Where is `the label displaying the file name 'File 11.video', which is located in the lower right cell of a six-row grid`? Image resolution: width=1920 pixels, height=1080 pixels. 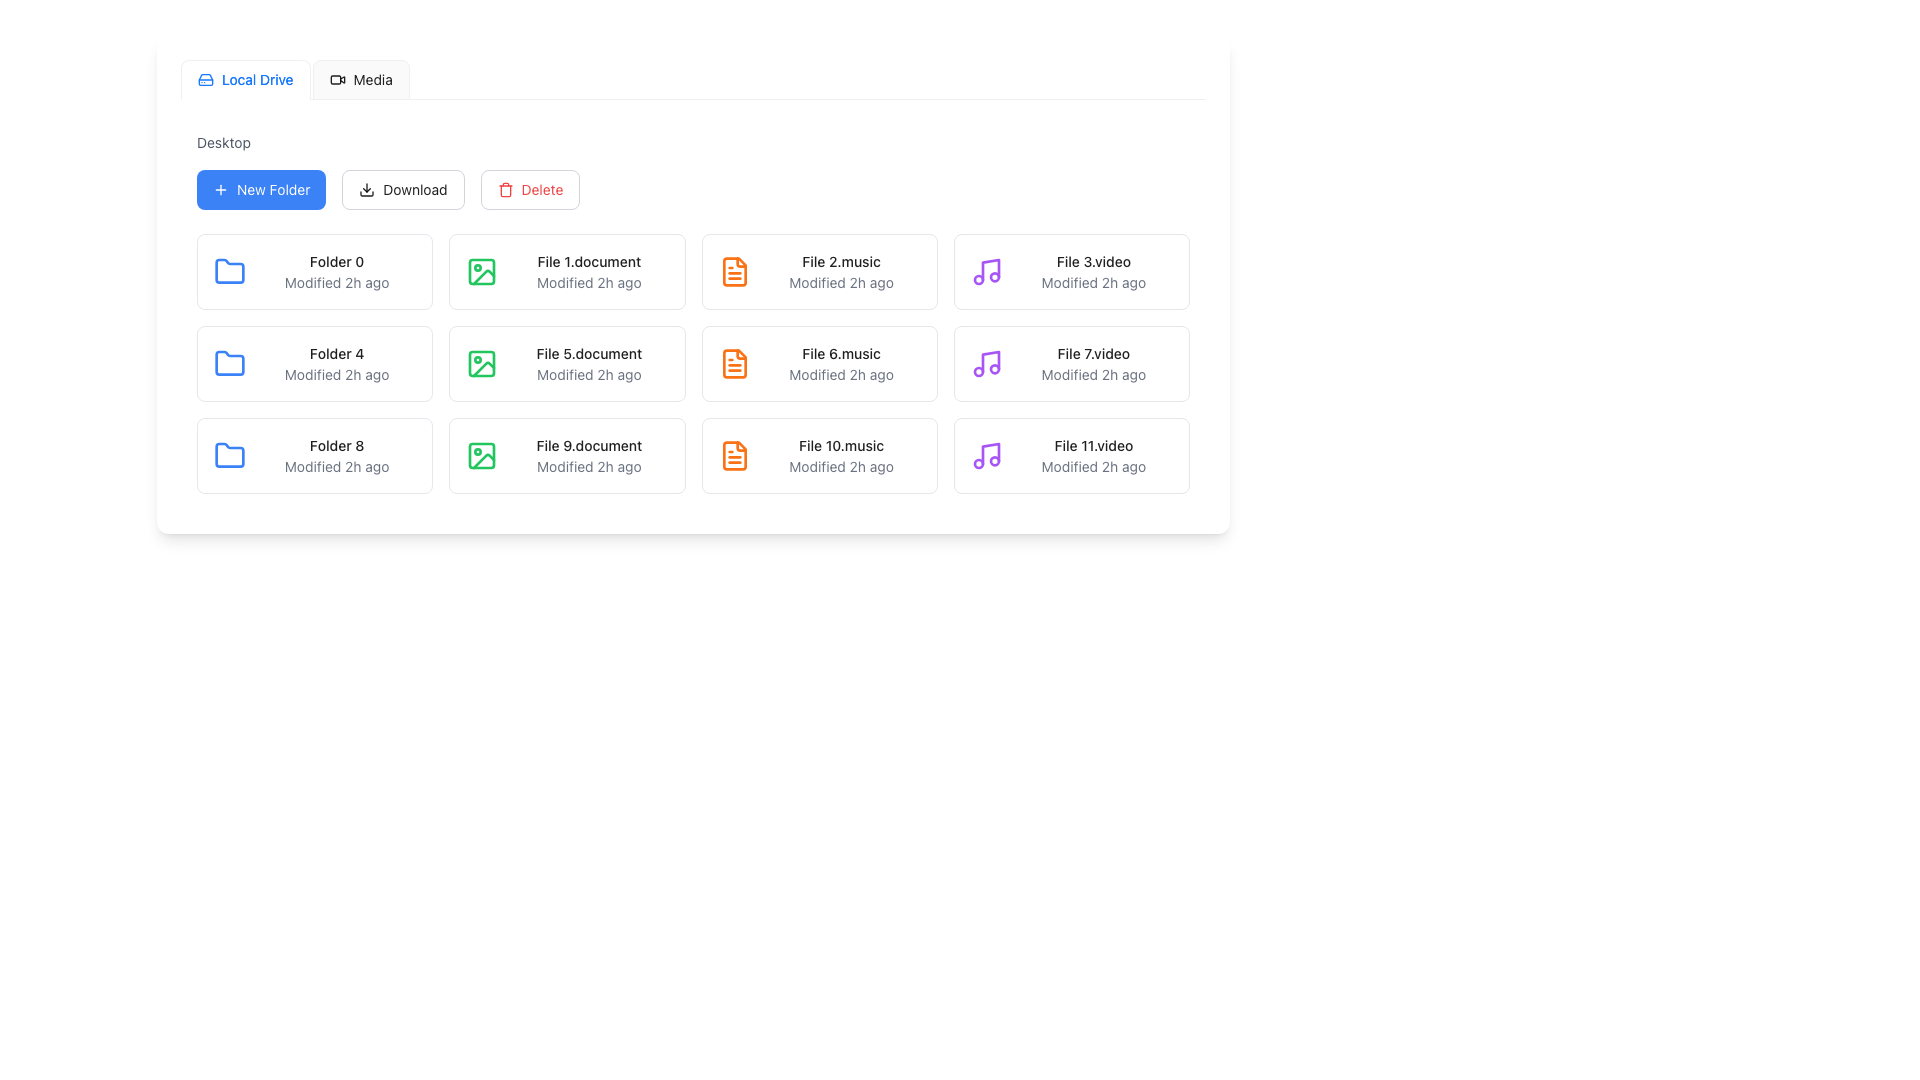 the label displaying the file name 'File 11.video', which is located in the lower right cell of a six-row grid is located at coordinates (1092, 445).